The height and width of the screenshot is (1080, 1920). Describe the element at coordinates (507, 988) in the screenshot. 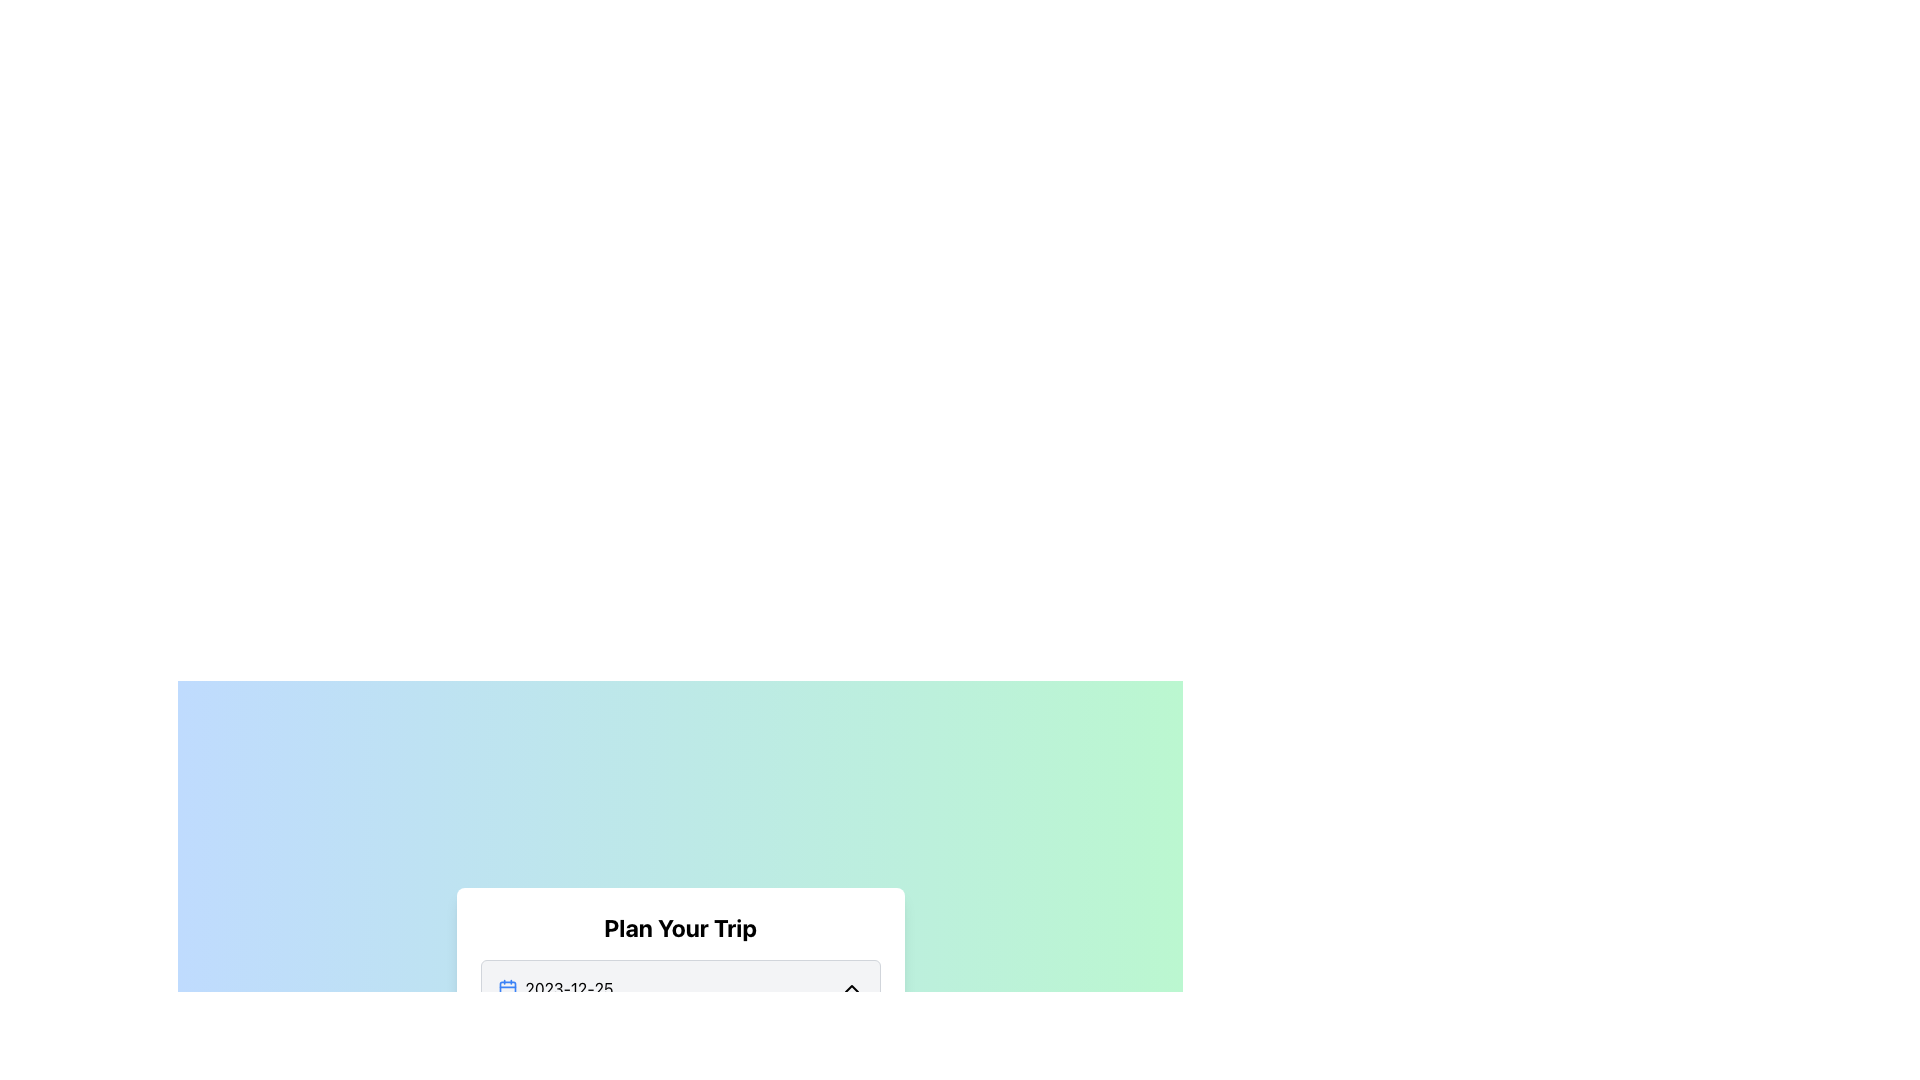

I see `the central lower area of the calendar icon, which is part of the date selection interface` at that location.